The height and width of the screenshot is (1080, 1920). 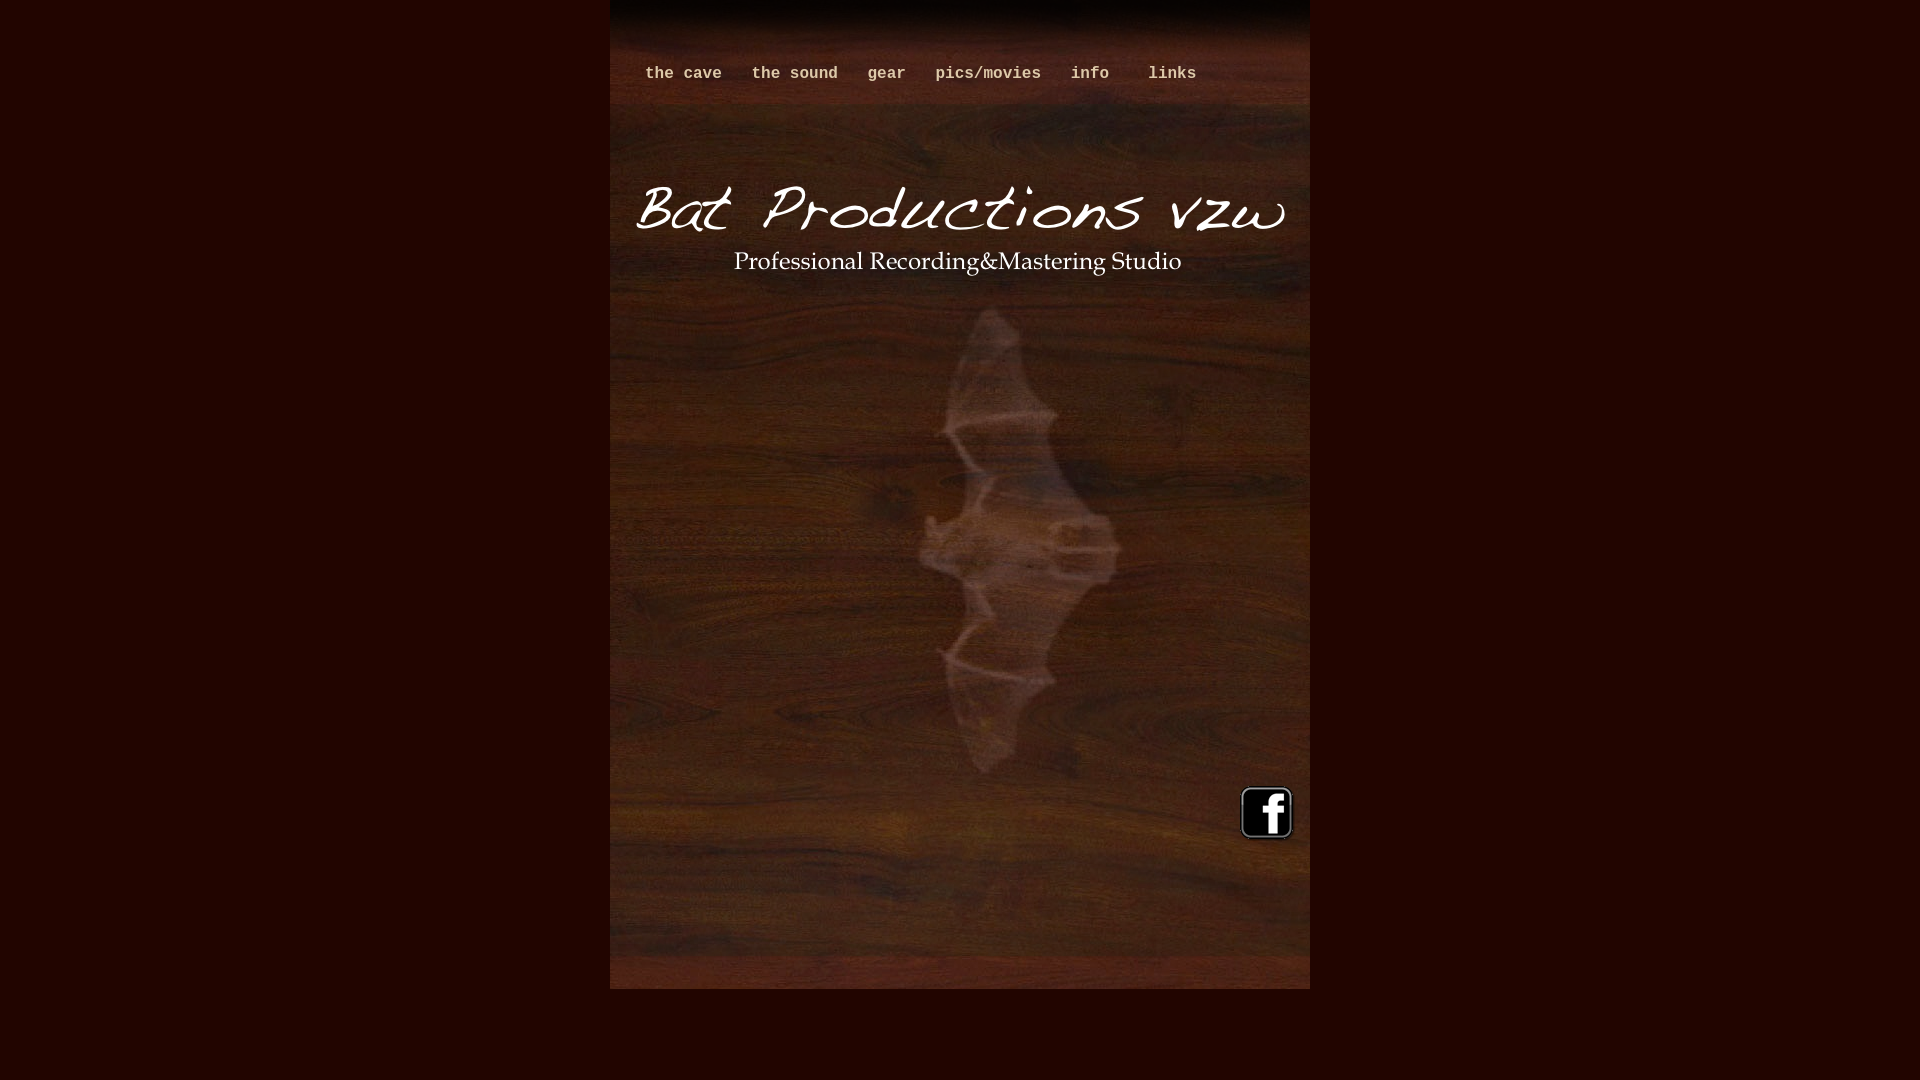 I want to click on 'pics/movies', so click(x=934, y=72).